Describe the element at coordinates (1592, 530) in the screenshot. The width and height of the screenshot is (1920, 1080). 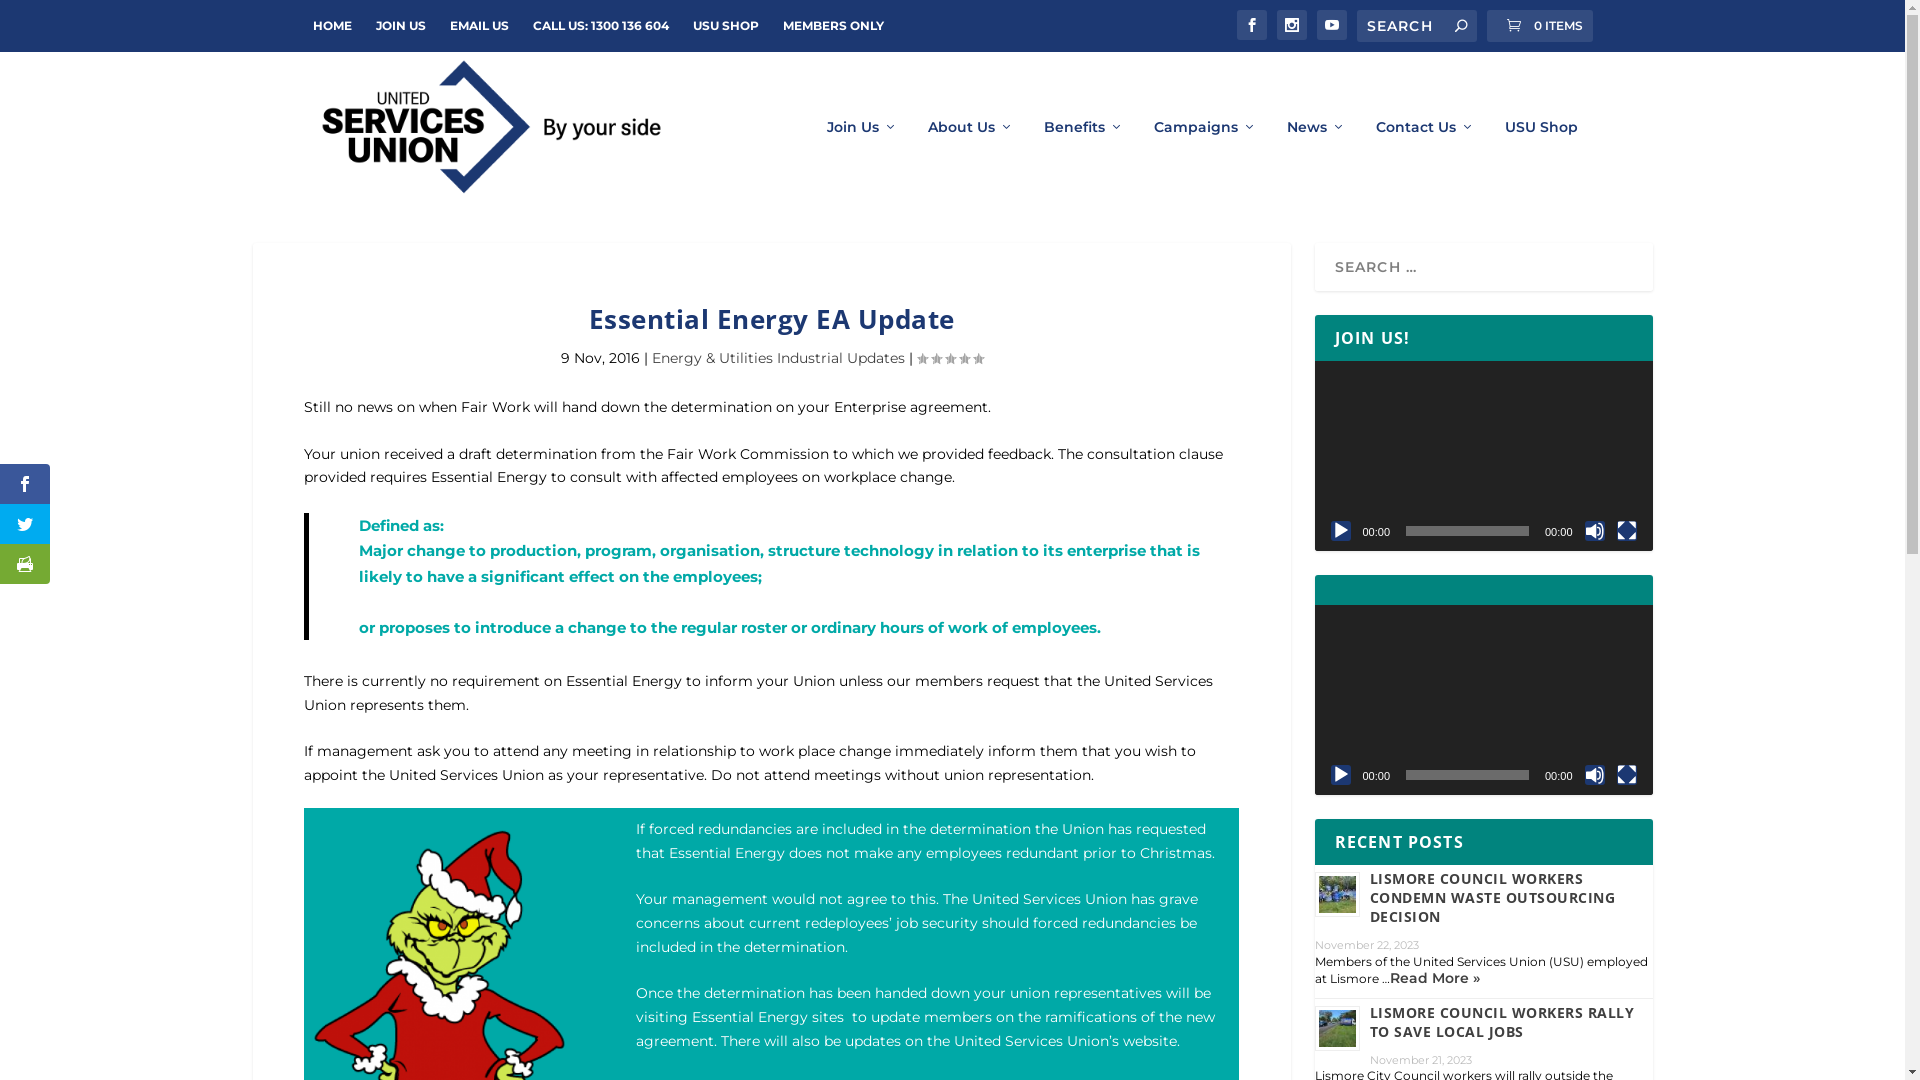
I see `'Mute'` at that location.